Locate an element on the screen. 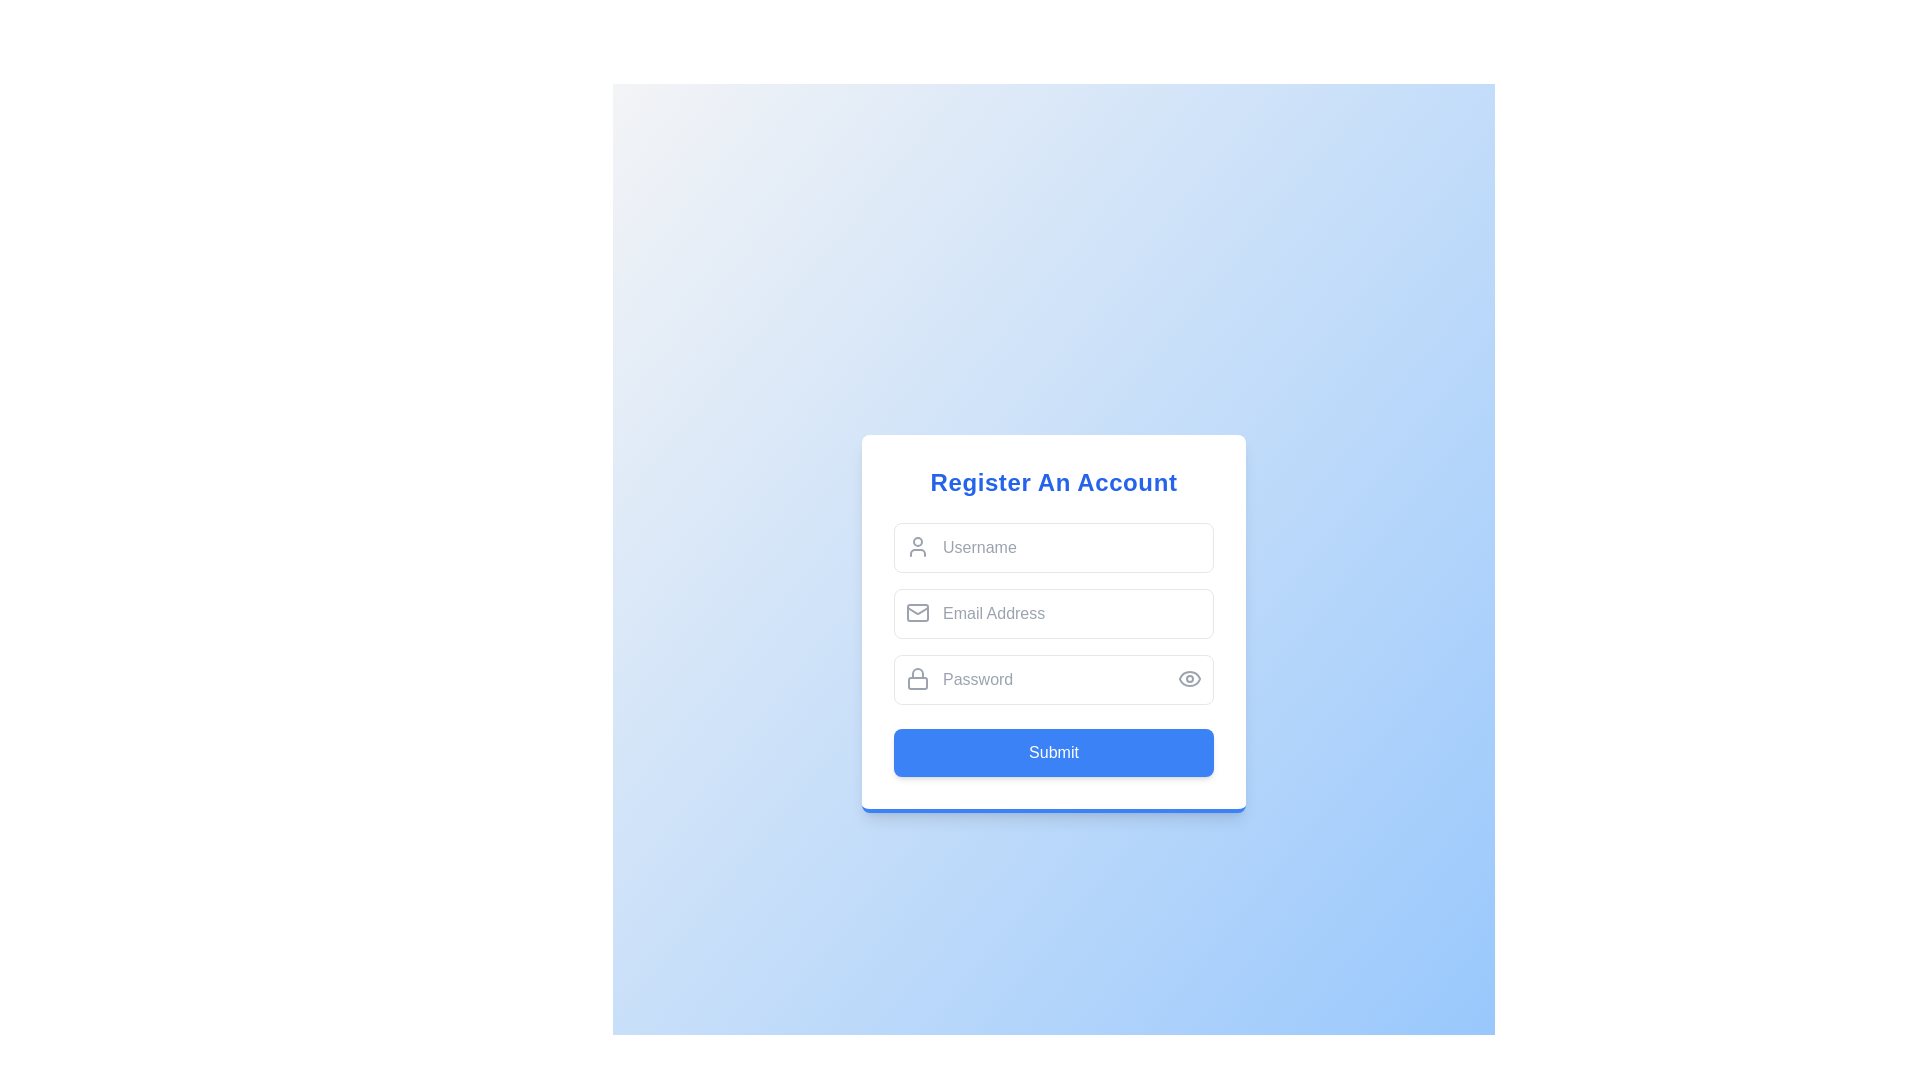 The width and height of the screenshot is (1920, 1080). the mail icon, which is a minimalistic envelope with a central horizontal line indicating the flap, located to the left of the 'Email Address' input field is located at coordinates (916, 612).